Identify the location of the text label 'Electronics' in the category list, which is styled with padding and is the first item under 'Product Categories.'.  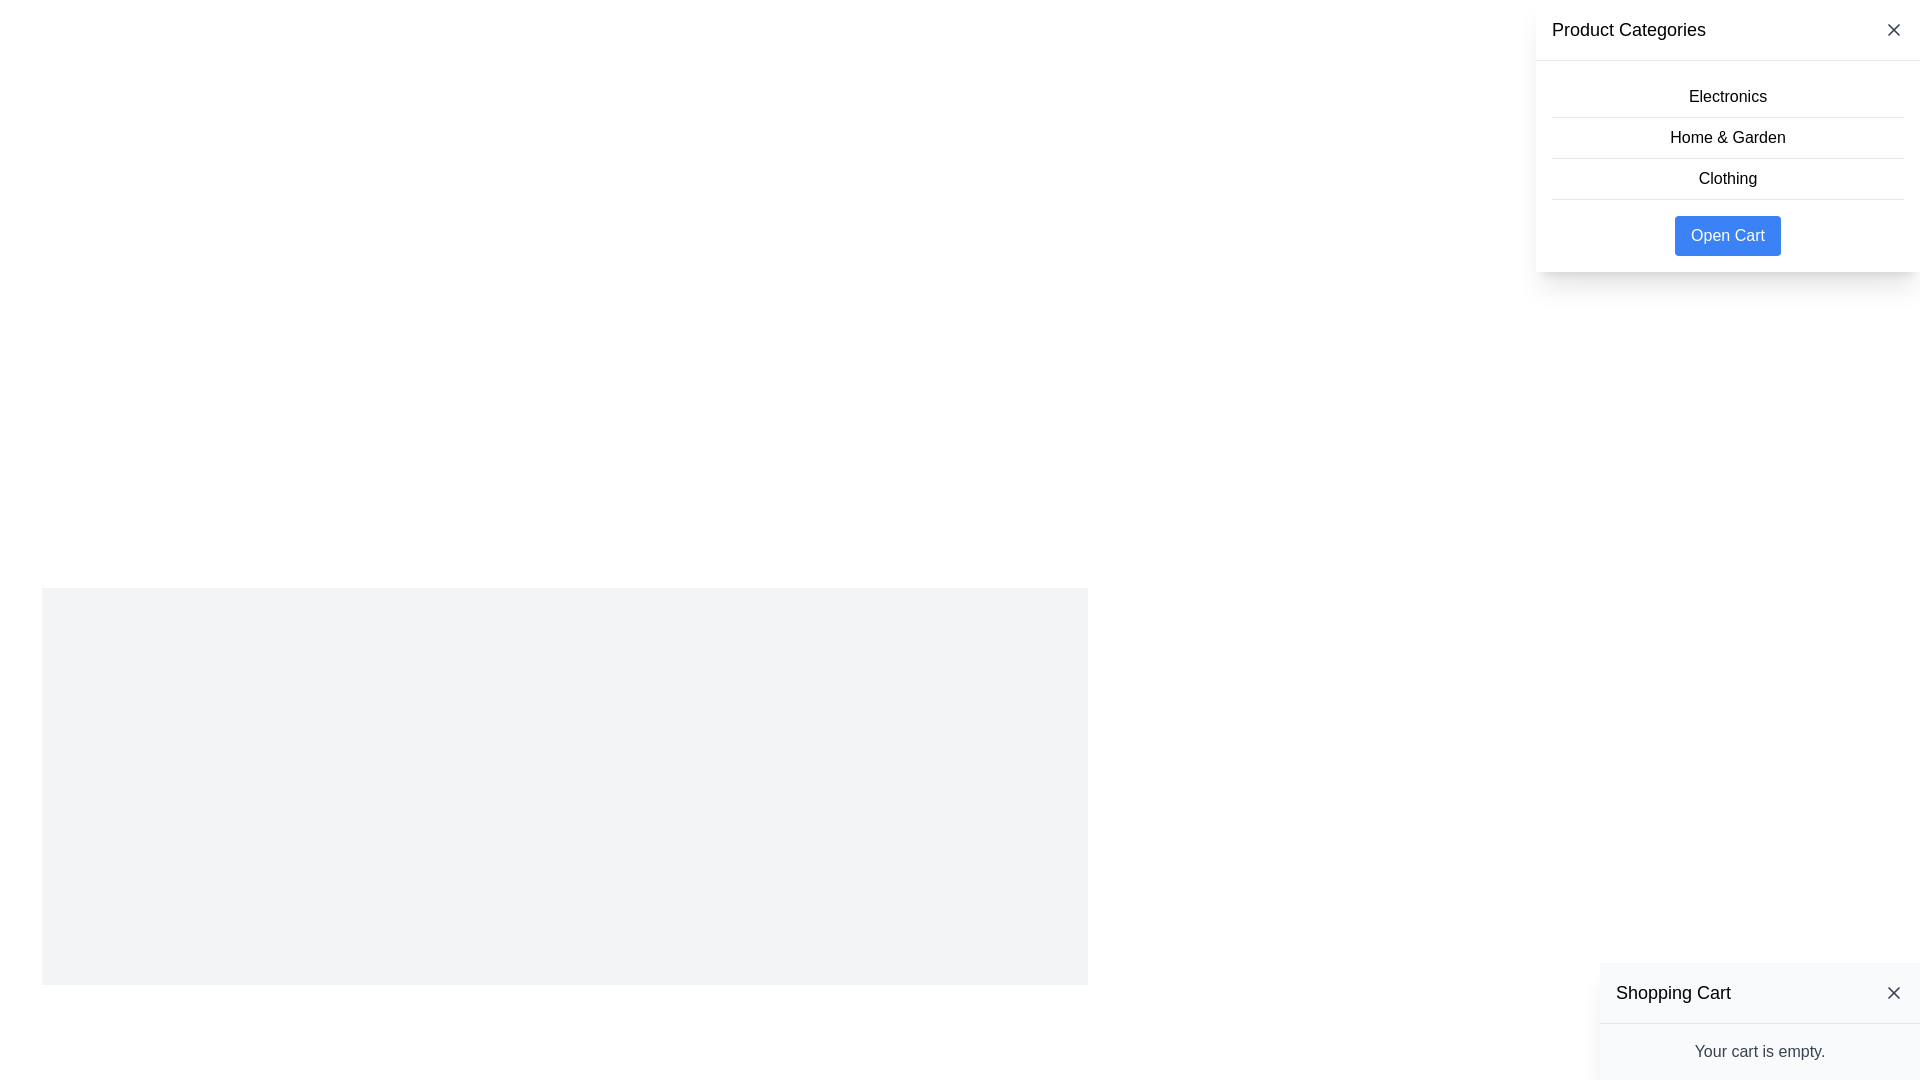
(1727, 97).